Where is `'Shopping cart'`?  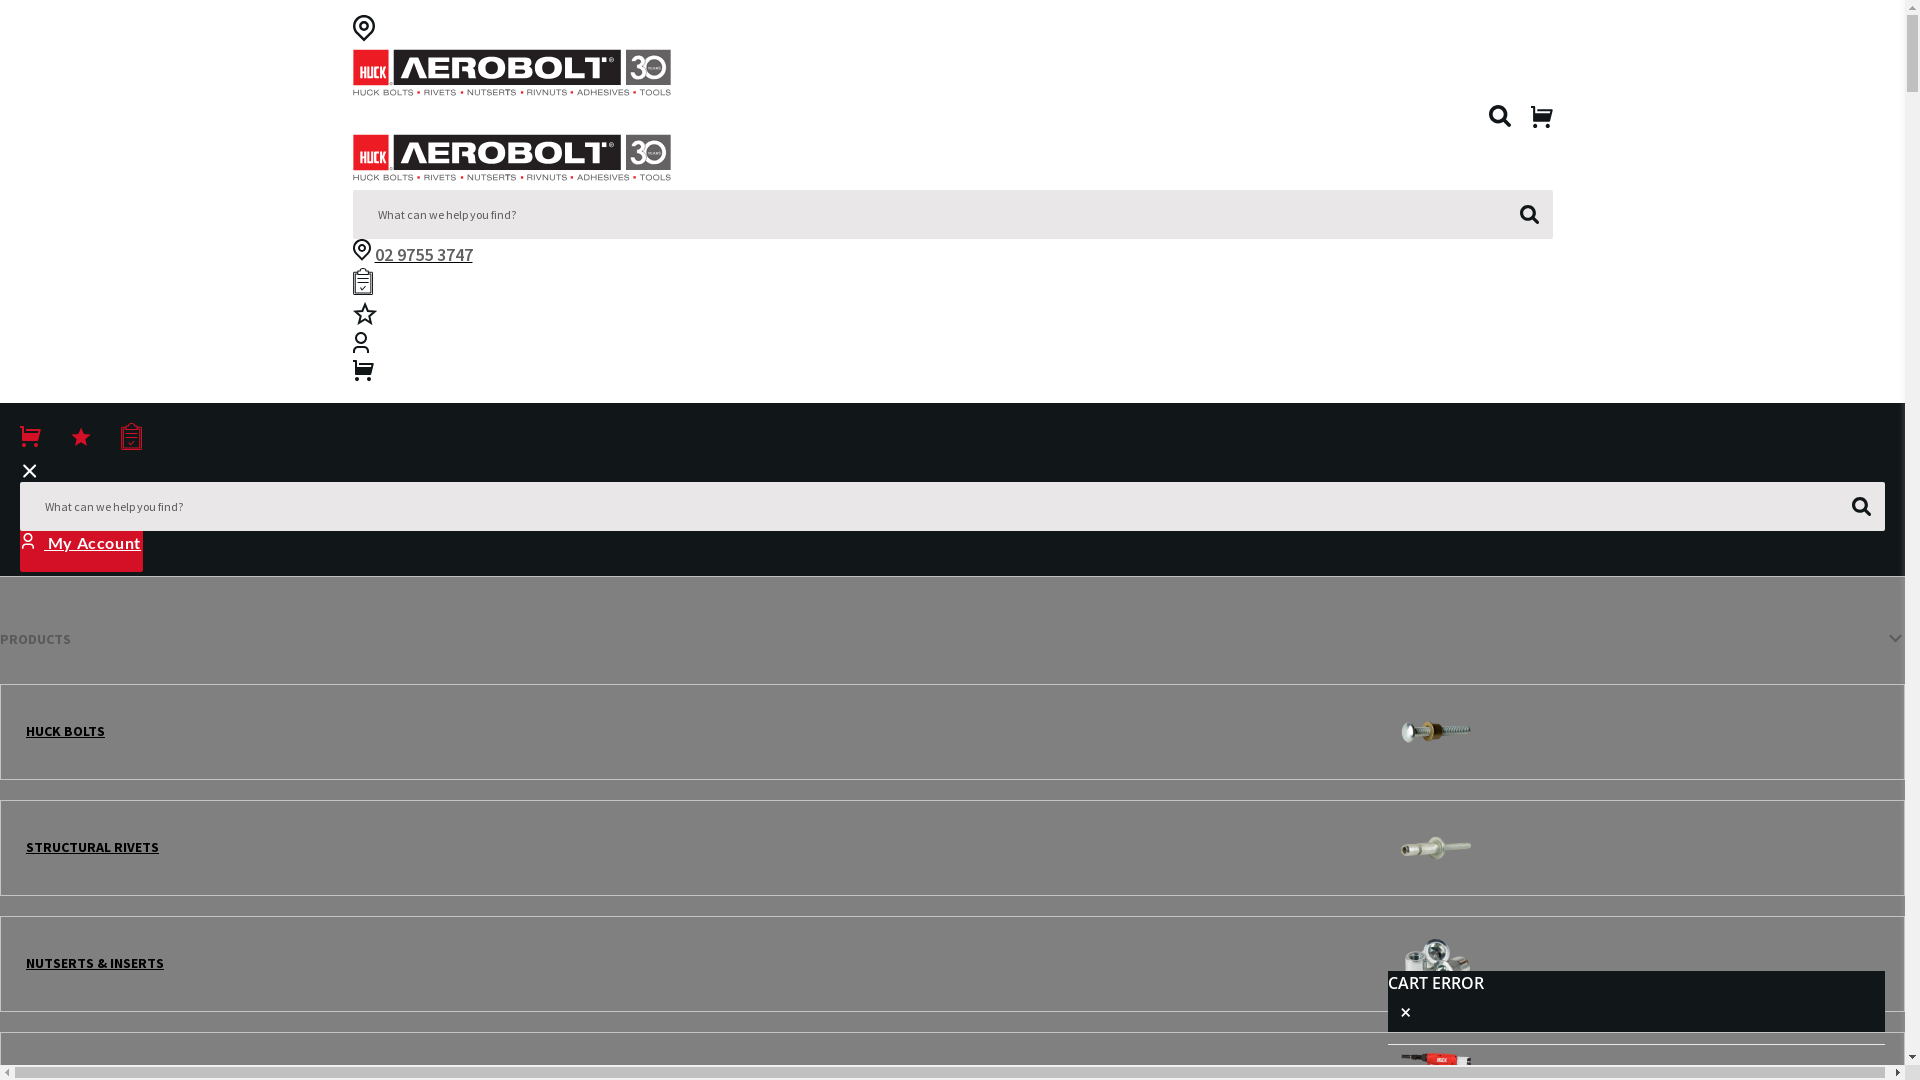 'Shopping cart' is located at coordinates (351, 374).